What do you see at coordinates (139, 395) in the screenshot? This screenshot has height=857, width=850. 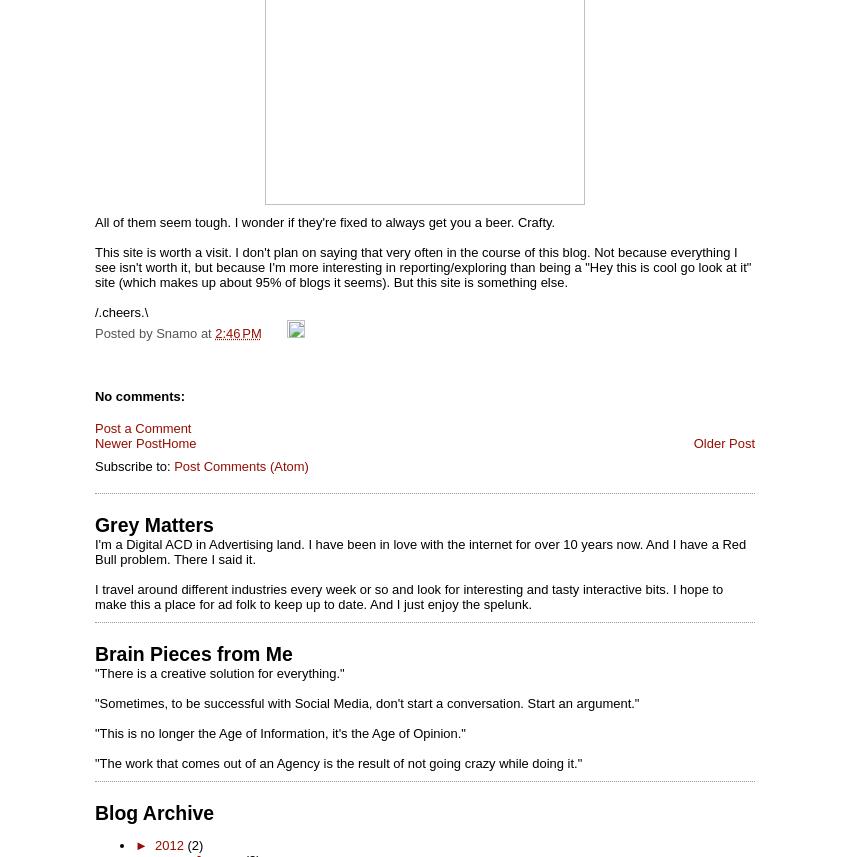 I see `'No comments:'` at bounding box center [139, 395].